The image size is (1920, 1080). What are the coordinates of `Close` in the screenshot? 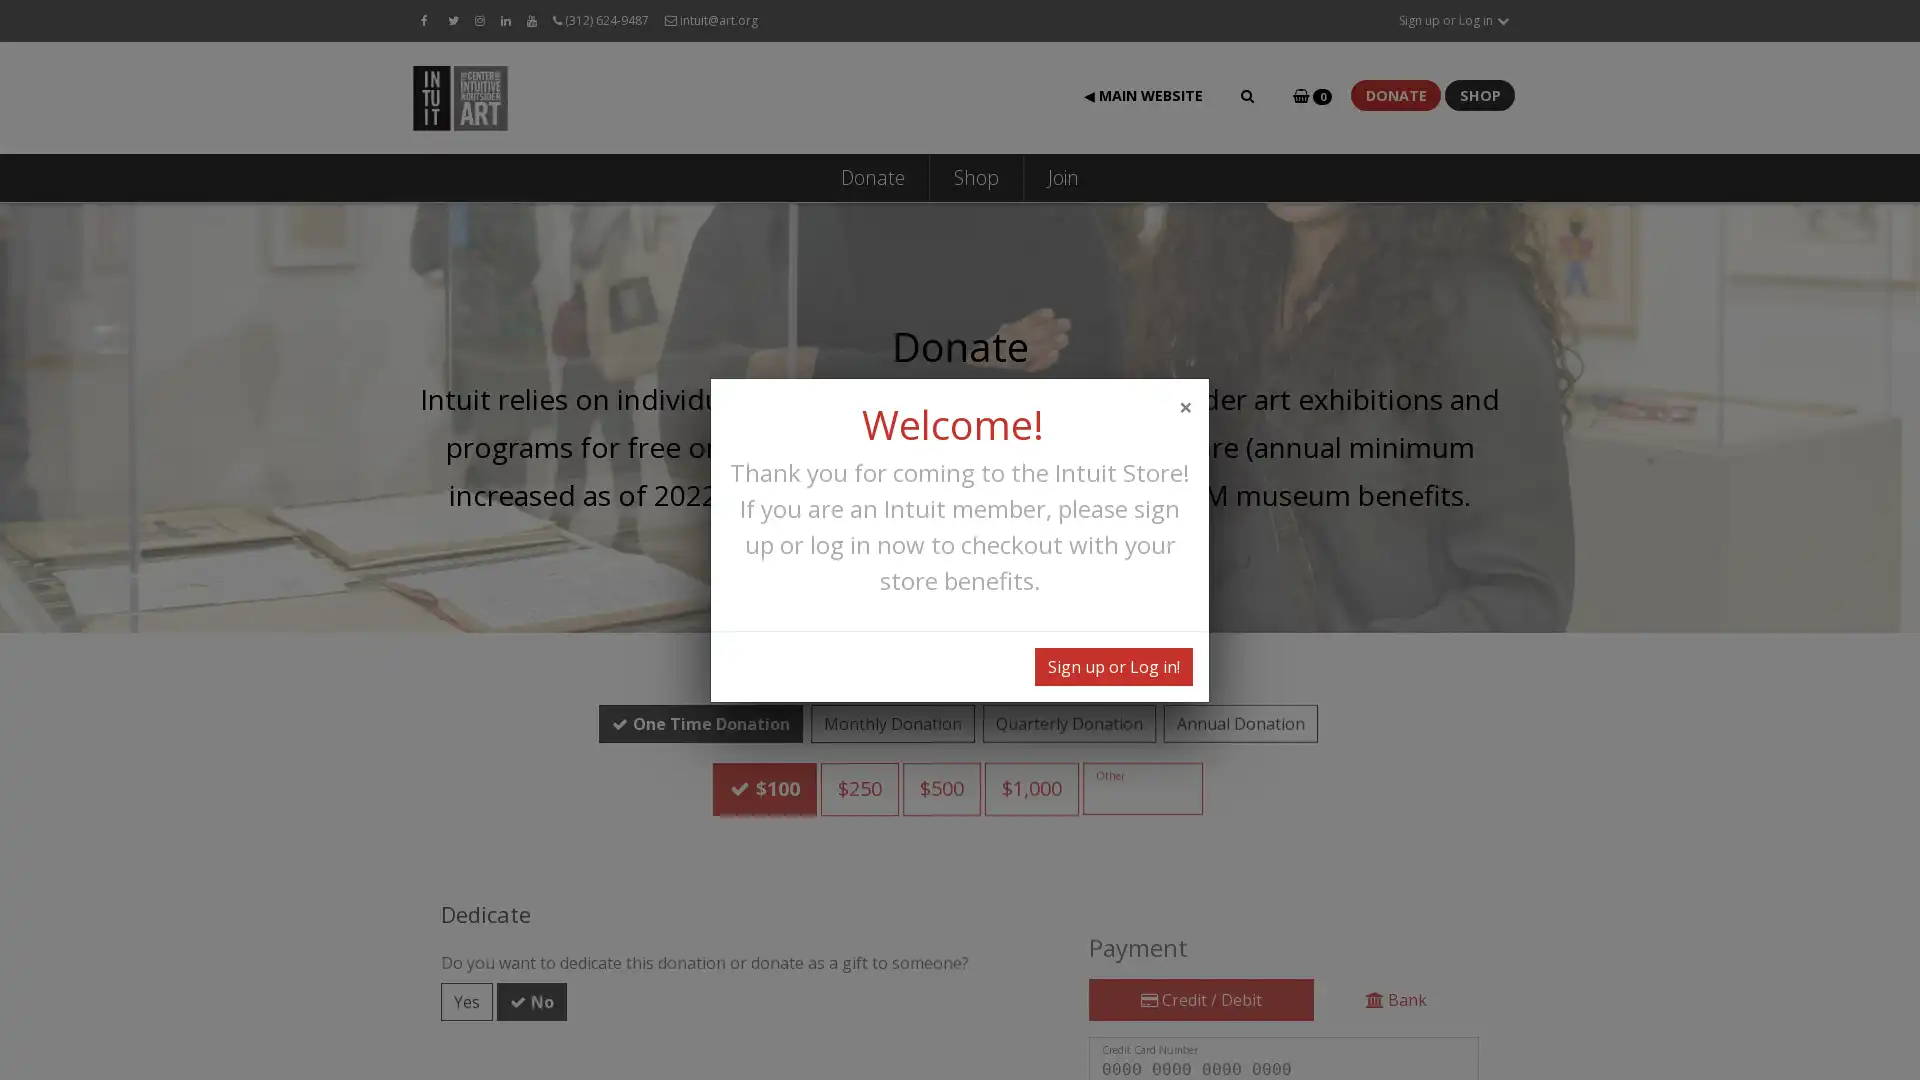 It's located at (1185, 405).